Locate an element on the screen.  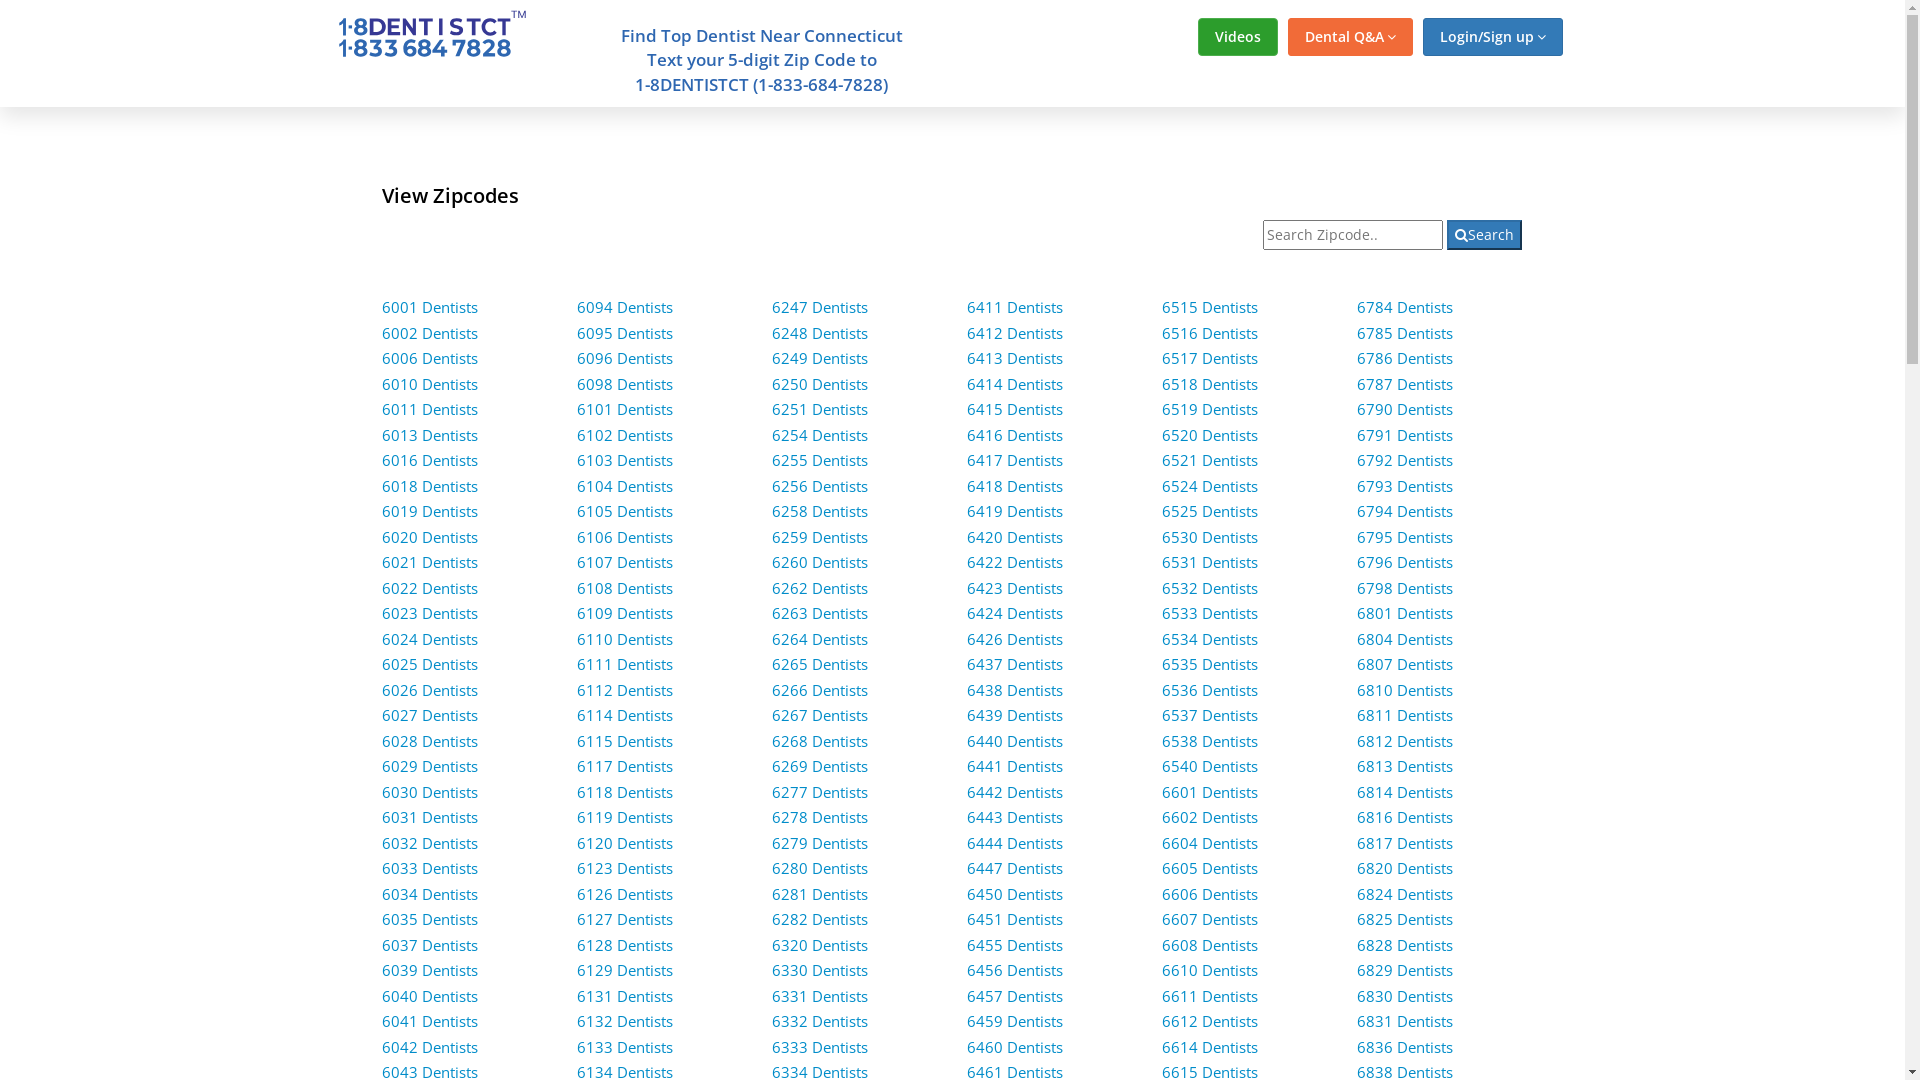
'6521 Dentists' is located at coordinates (1208, 459).